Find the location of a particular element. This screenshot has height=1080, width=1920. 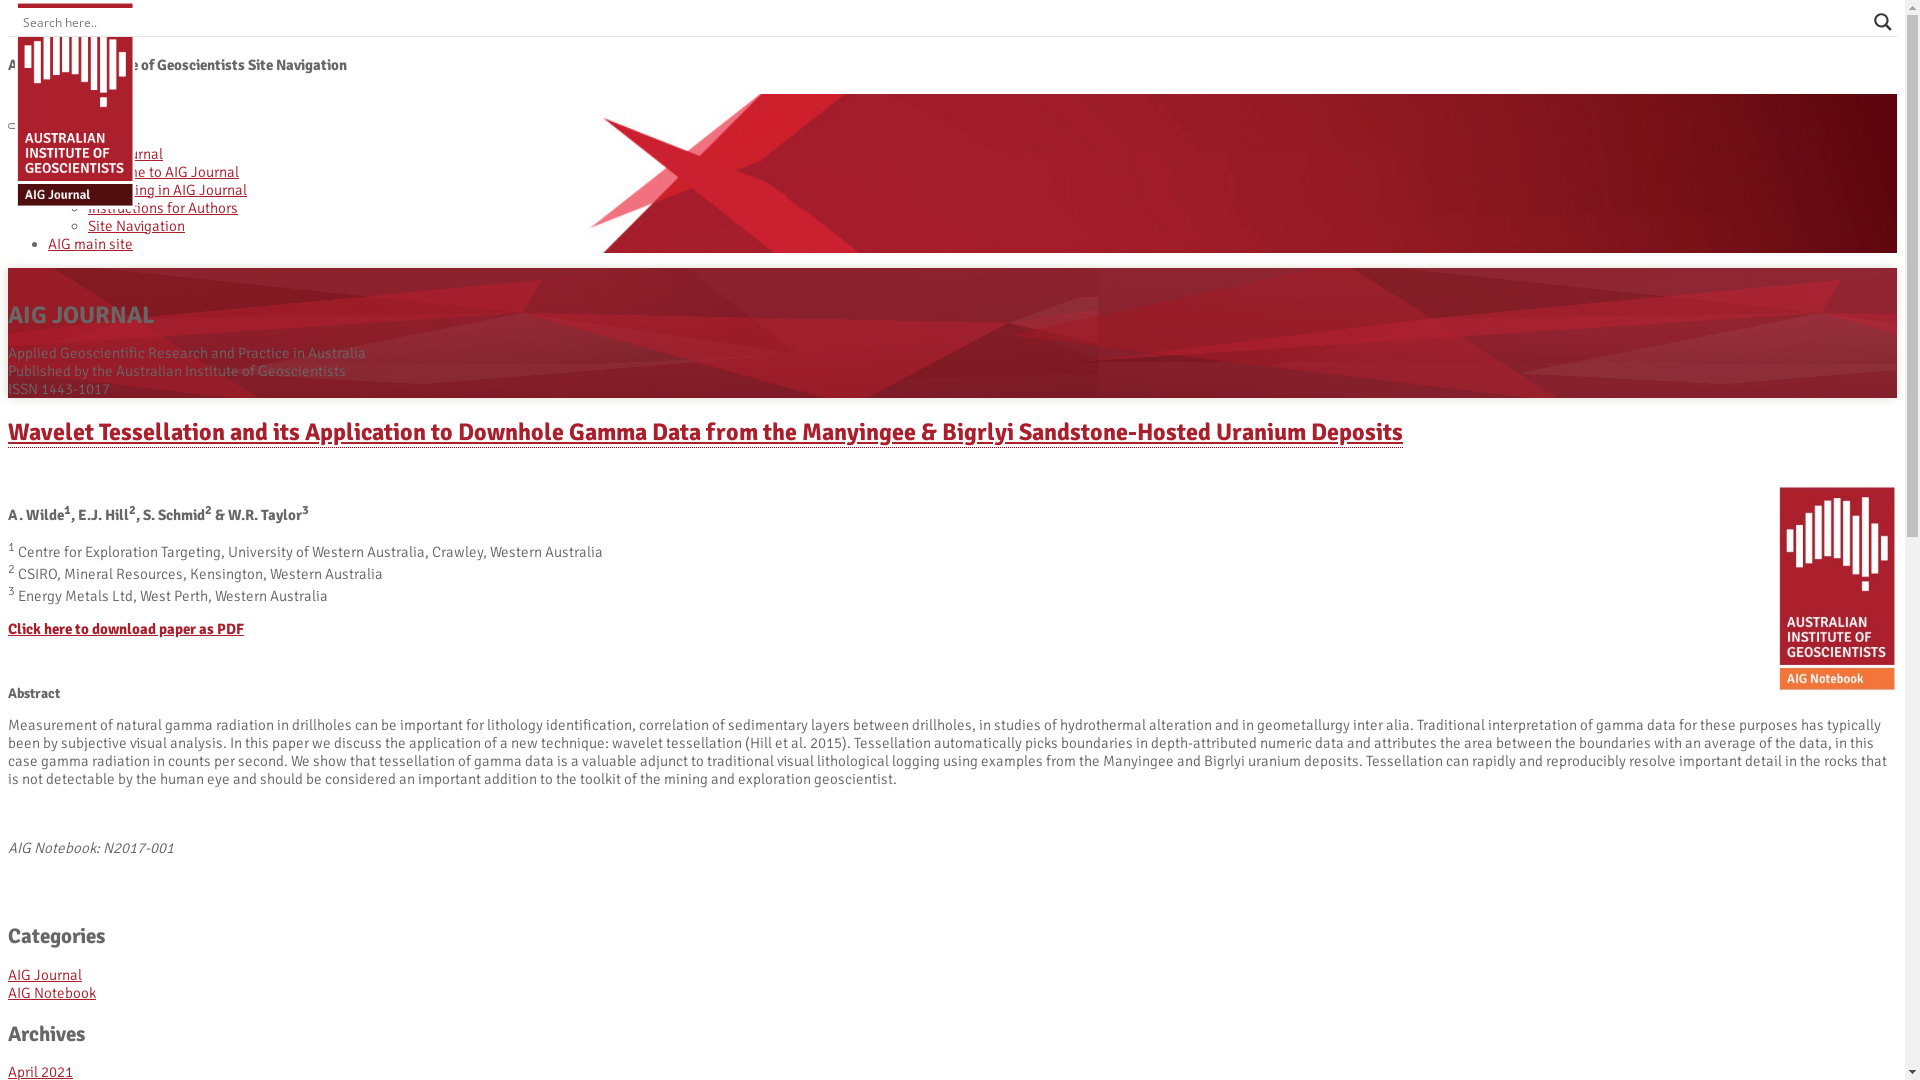

'Instructions for Authors' is located at coordinates (163, 208).